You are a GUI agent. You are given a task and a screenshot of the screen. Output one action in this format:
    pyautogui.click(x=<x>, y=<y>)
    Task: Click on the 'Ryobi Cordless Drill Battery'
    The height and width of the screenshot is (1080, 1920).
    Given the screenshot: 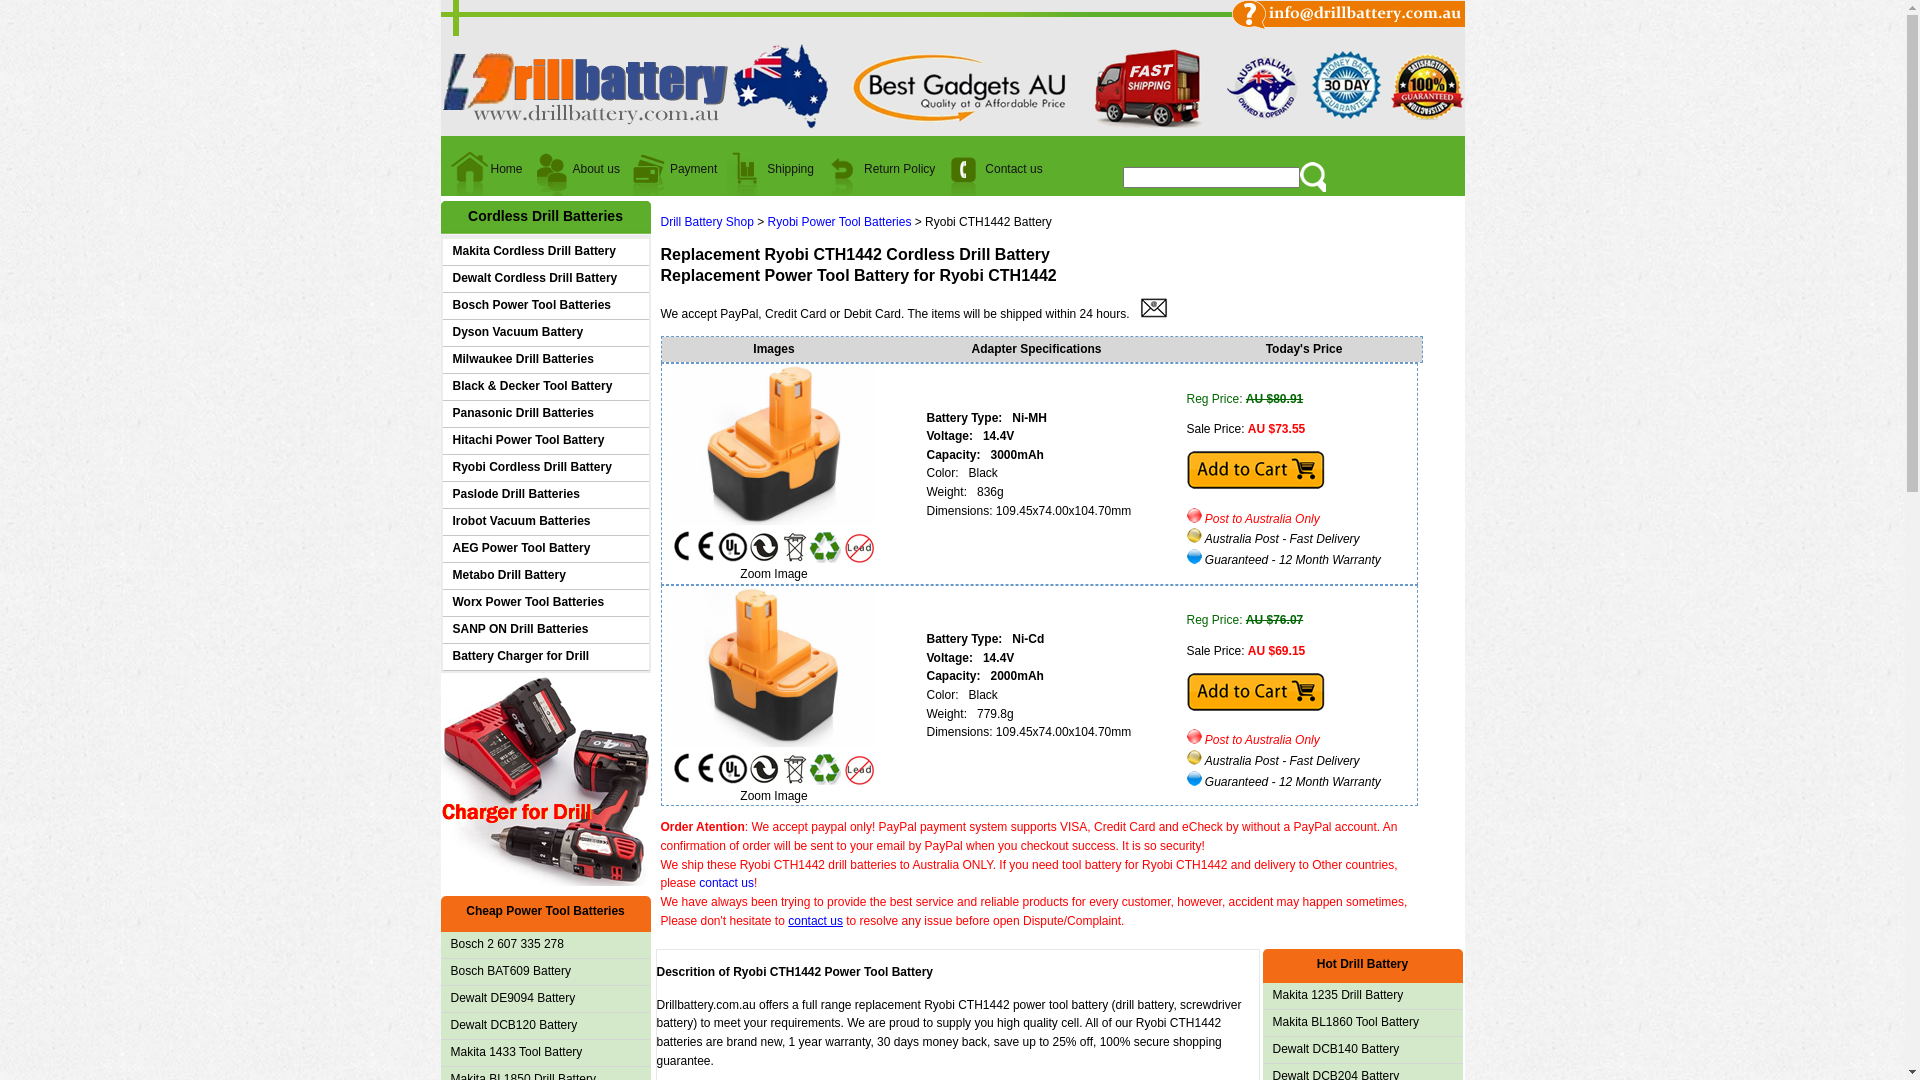 What is the action you would take?
    pyautogui.click(x=545, y=467)
    